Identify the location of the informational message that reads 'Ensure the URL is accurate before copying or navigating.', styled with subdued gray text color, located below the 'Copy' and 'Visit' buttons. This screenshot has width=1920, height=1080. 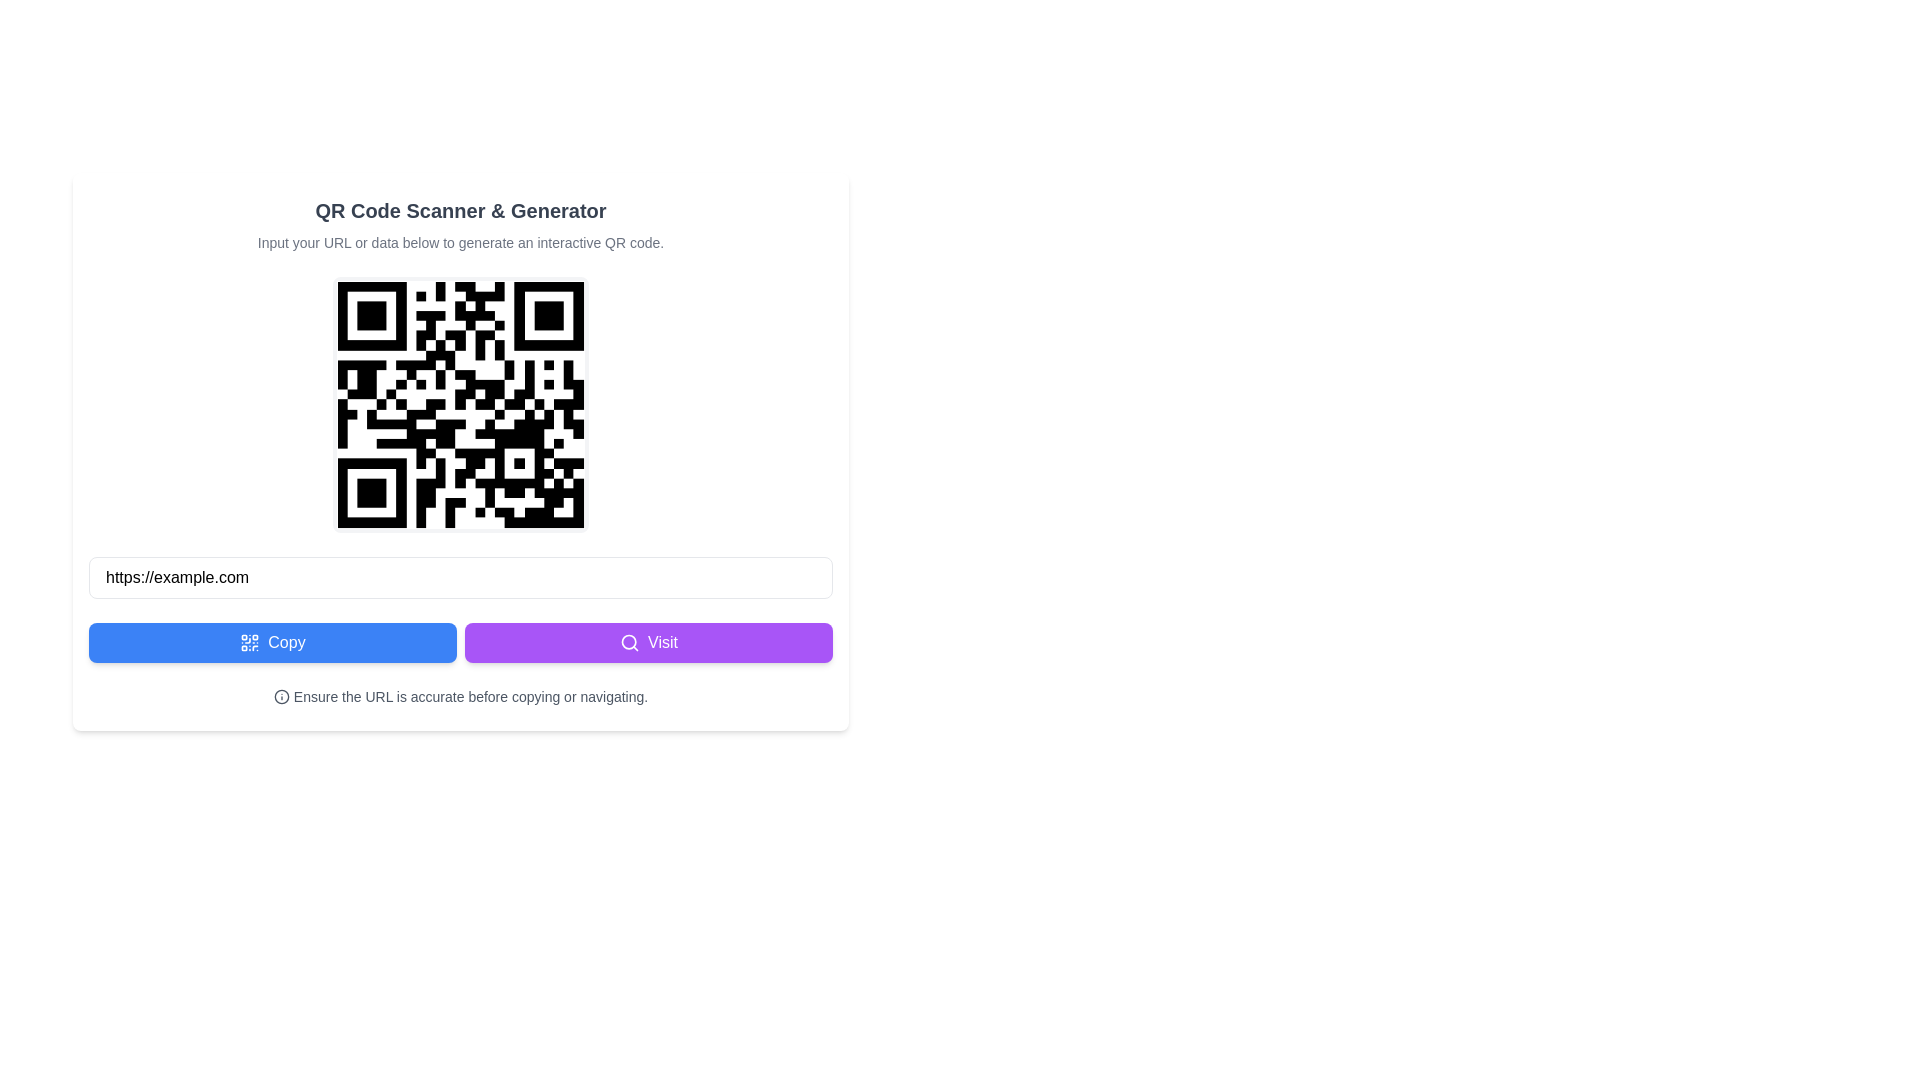
(459, 696).